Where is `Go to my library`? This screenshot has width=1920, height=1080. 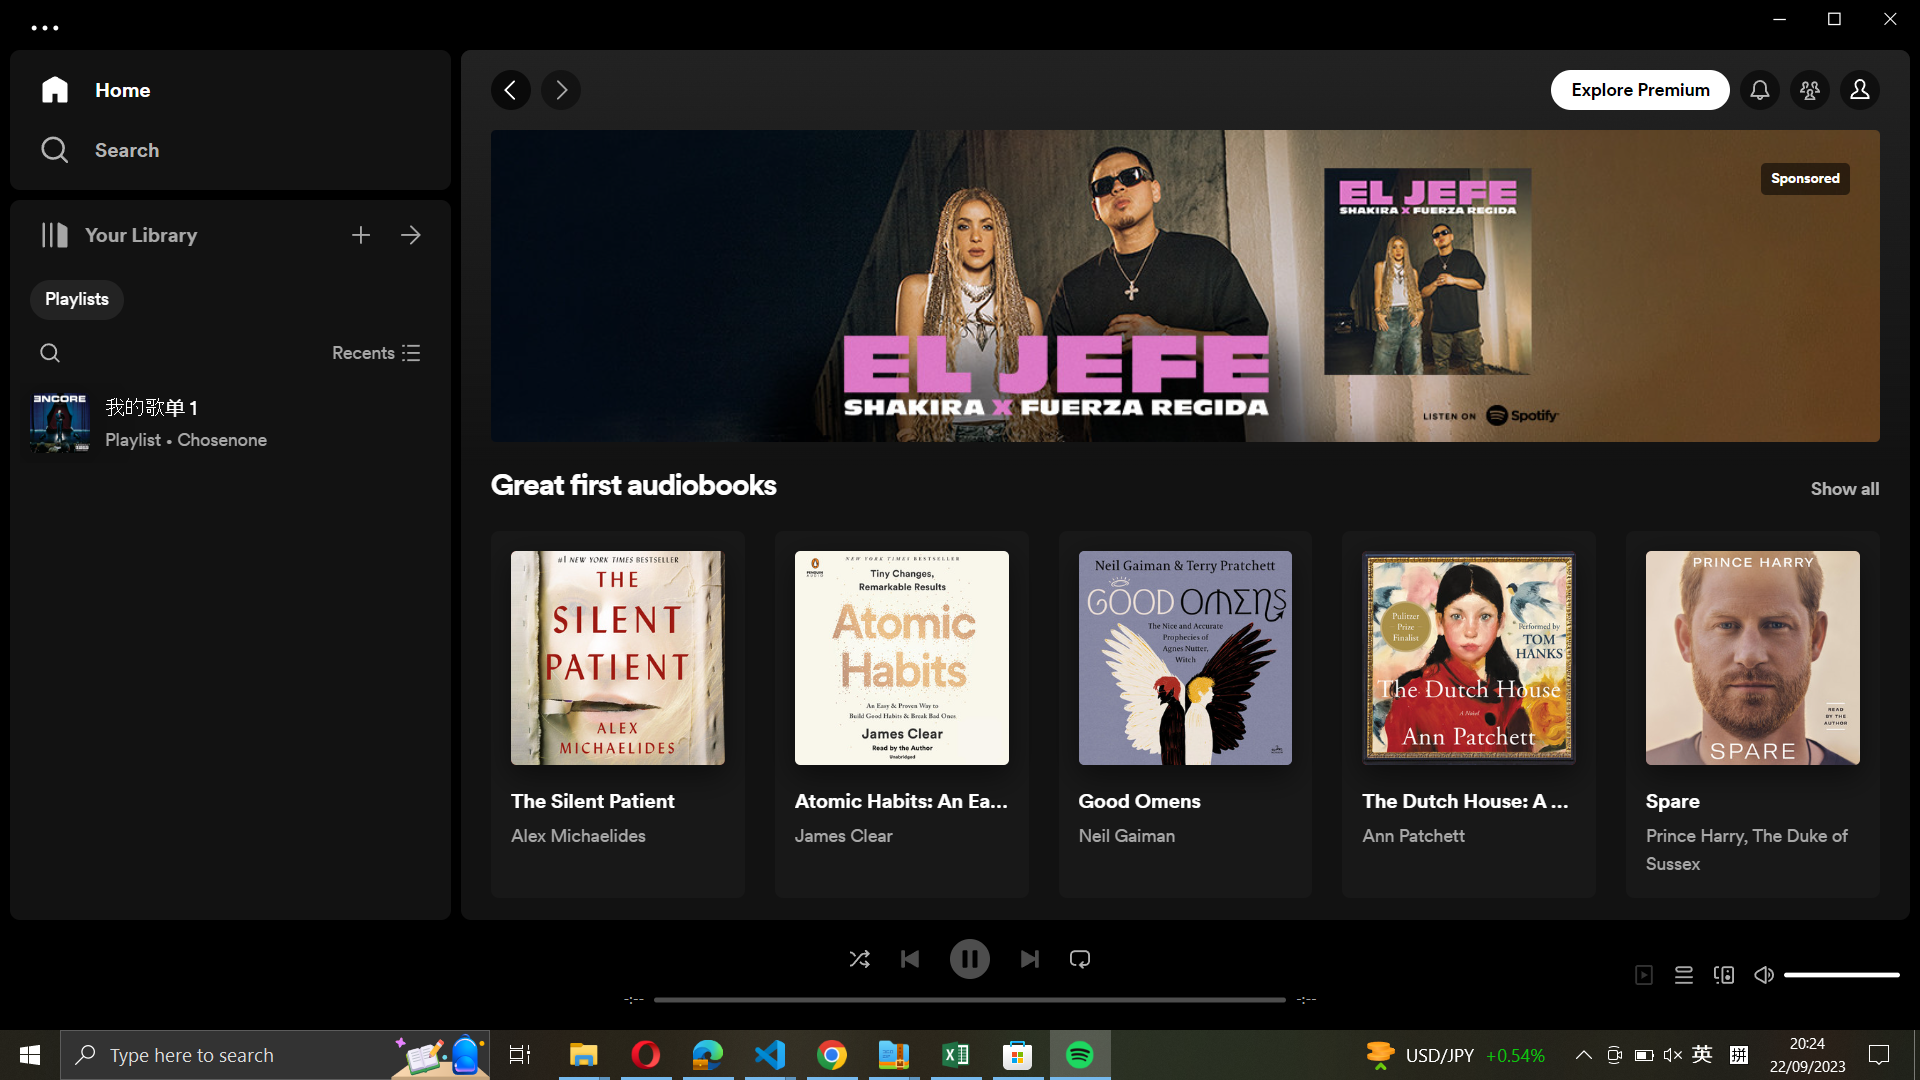
Go to my library is located at coordinates (411, 231).